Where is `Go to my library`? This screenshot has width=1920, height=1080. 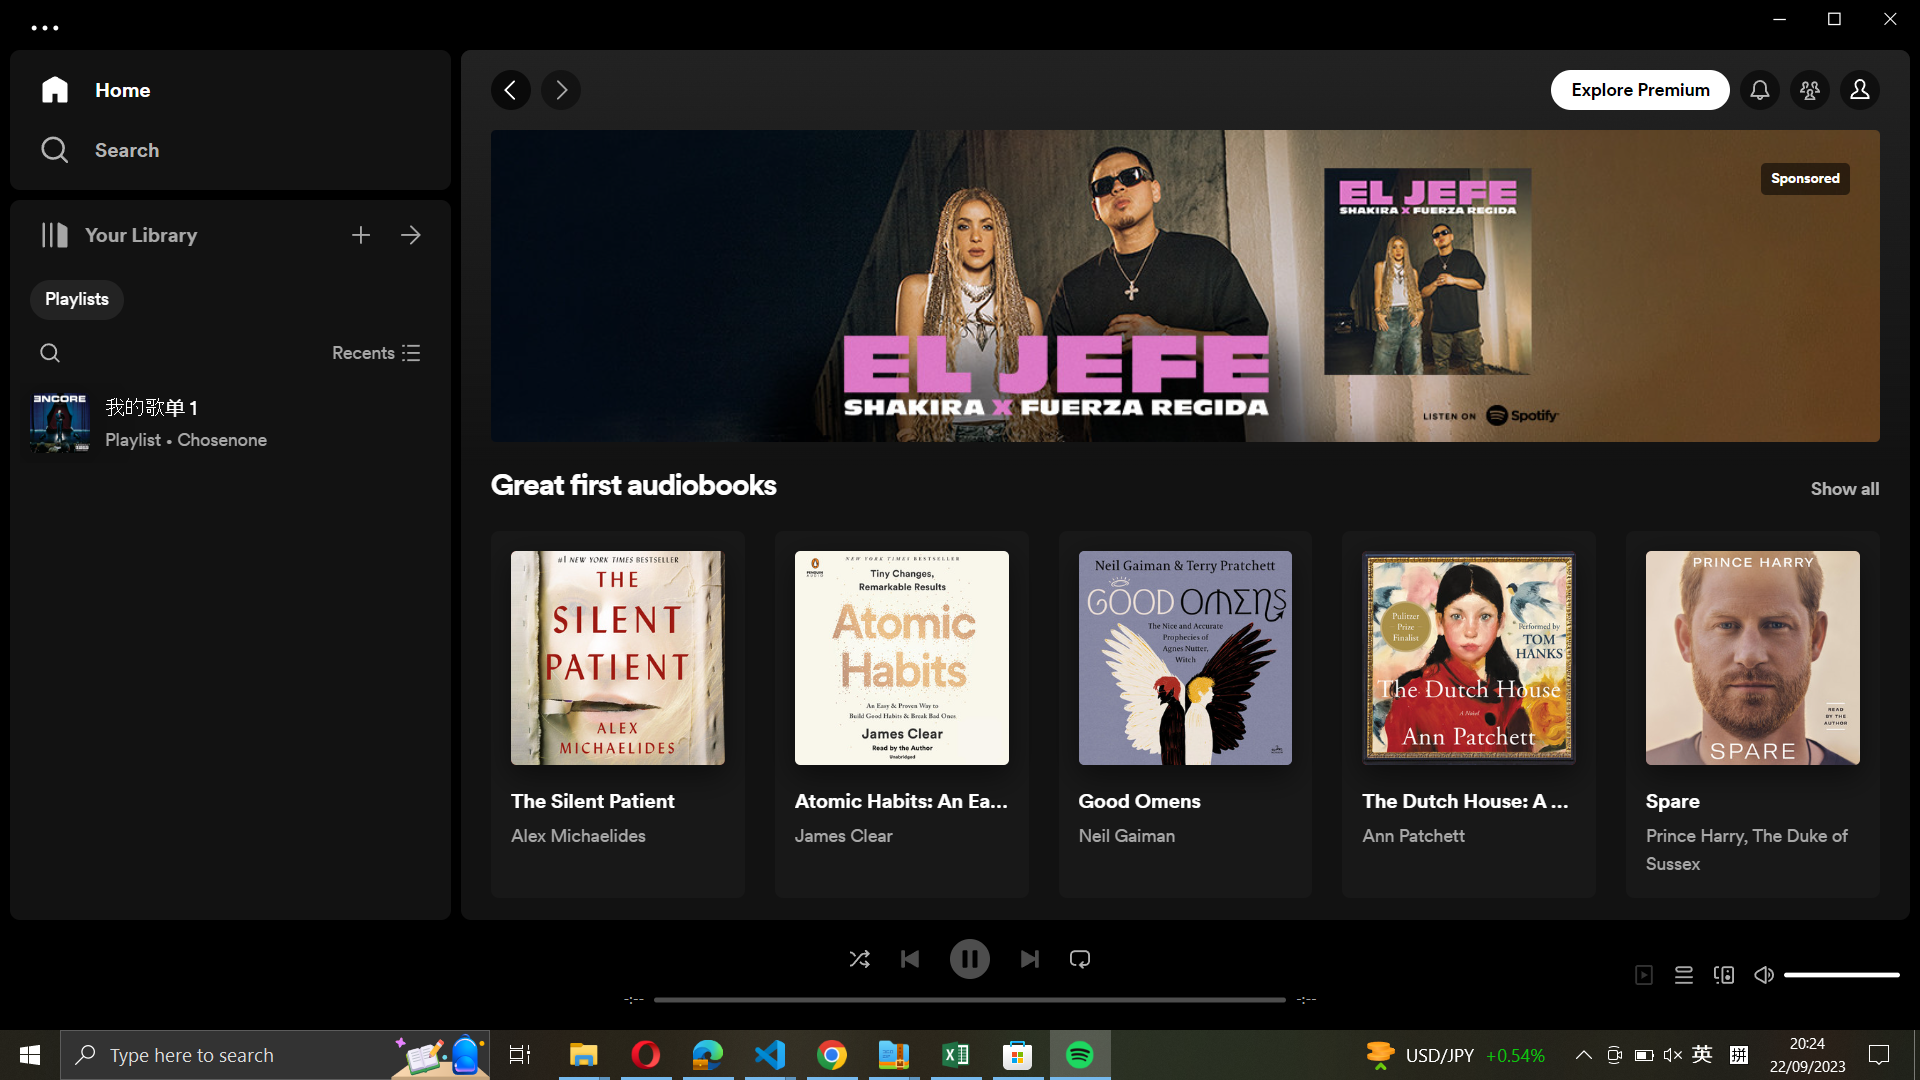
Go to my library is located at coordinates (411, 231).